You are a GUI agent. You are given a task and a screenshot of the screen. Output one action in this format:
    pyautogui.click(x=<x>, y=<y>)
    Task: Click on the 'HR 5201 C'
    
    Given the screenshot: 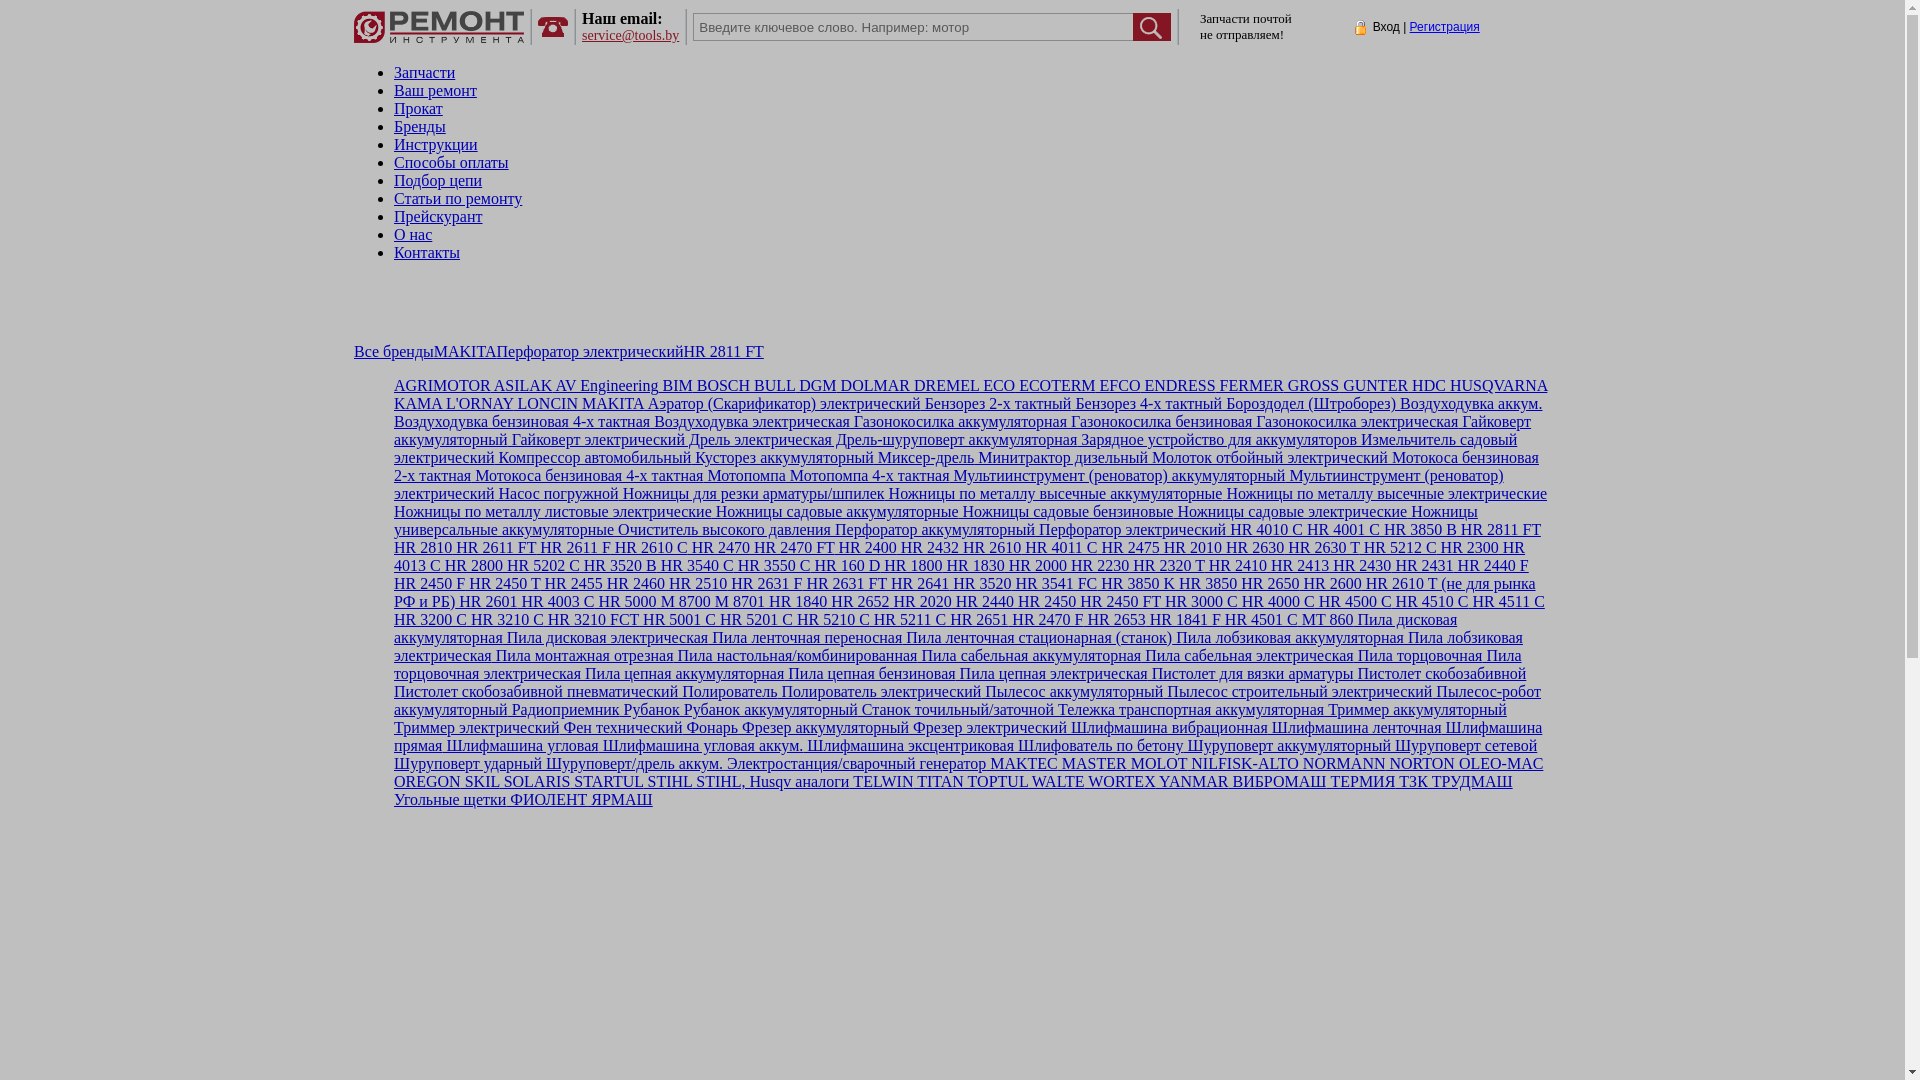 What is the action you would take?
    pyautogui.click(x=753, y=618)
    